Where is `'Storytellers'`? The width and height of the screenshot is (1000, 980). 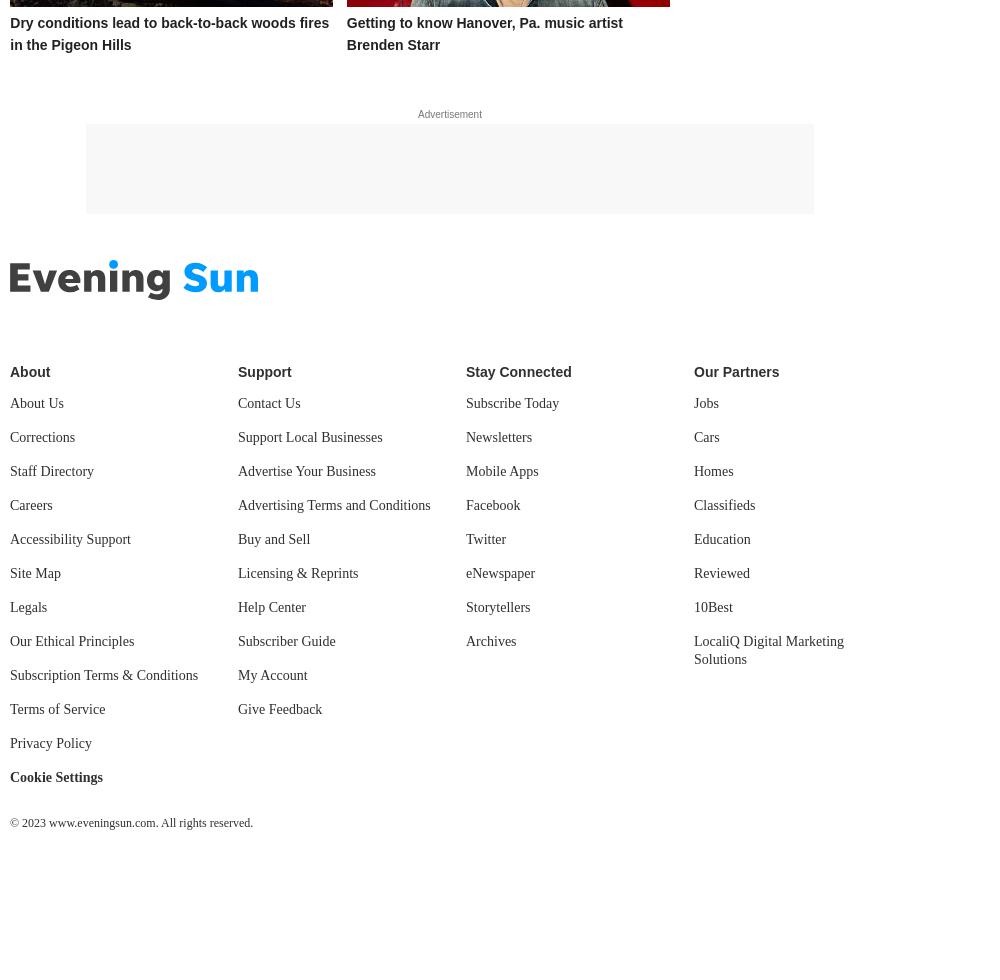 'Storytellers' is located at coordinates (497, 606).